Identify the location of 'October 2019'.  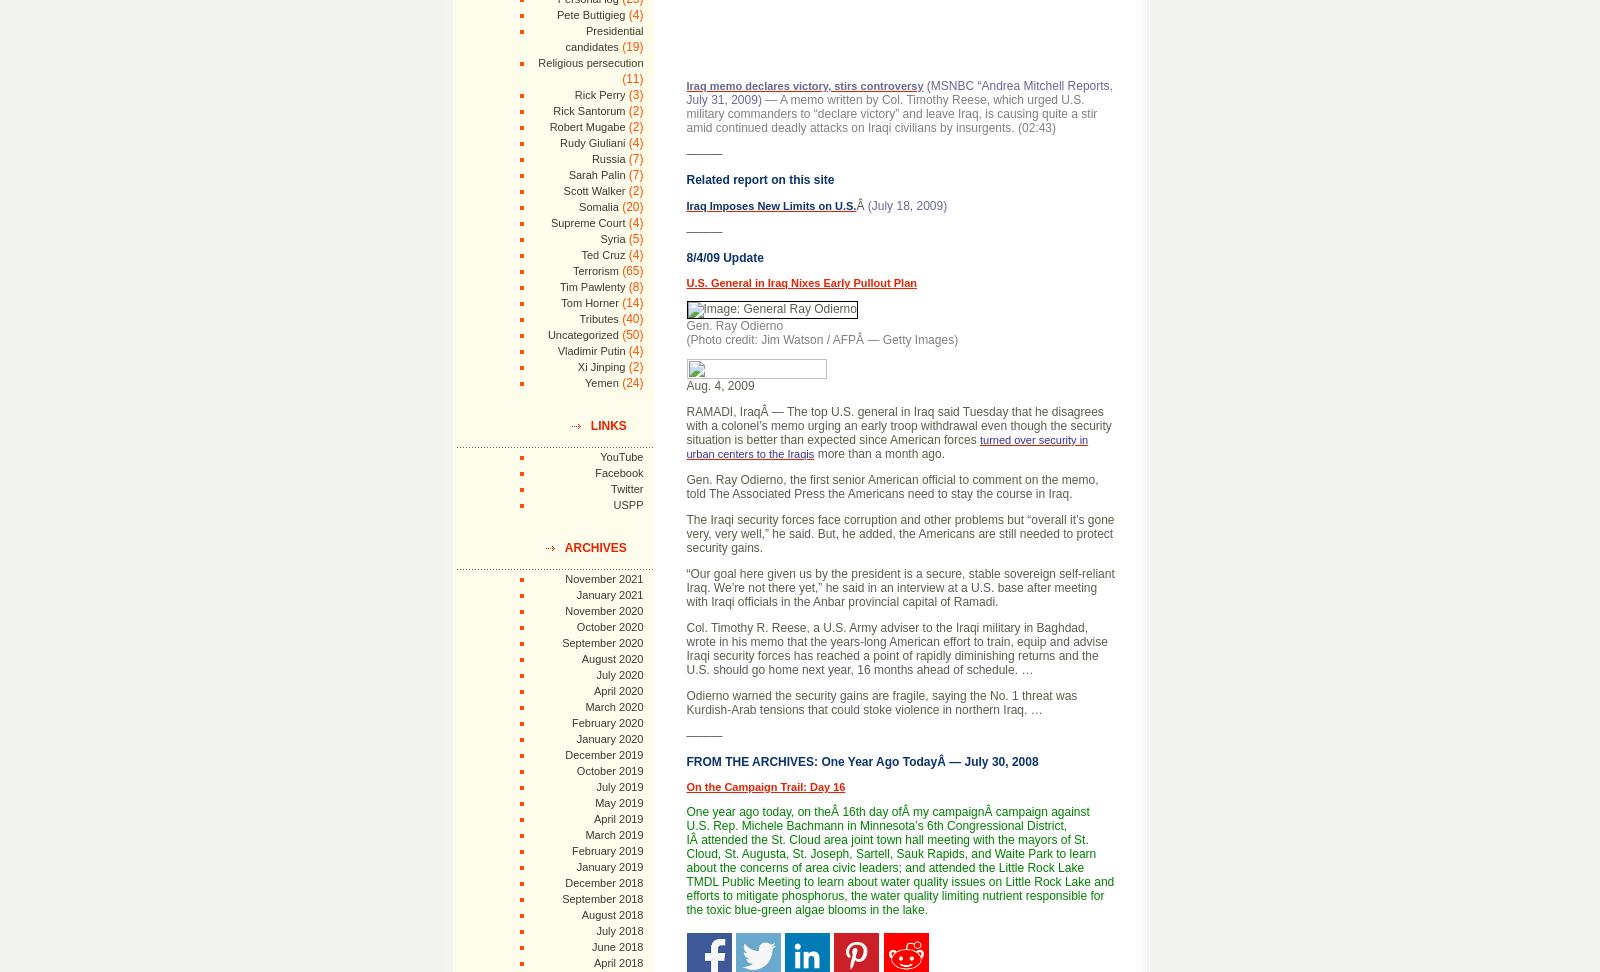
(609, 770).